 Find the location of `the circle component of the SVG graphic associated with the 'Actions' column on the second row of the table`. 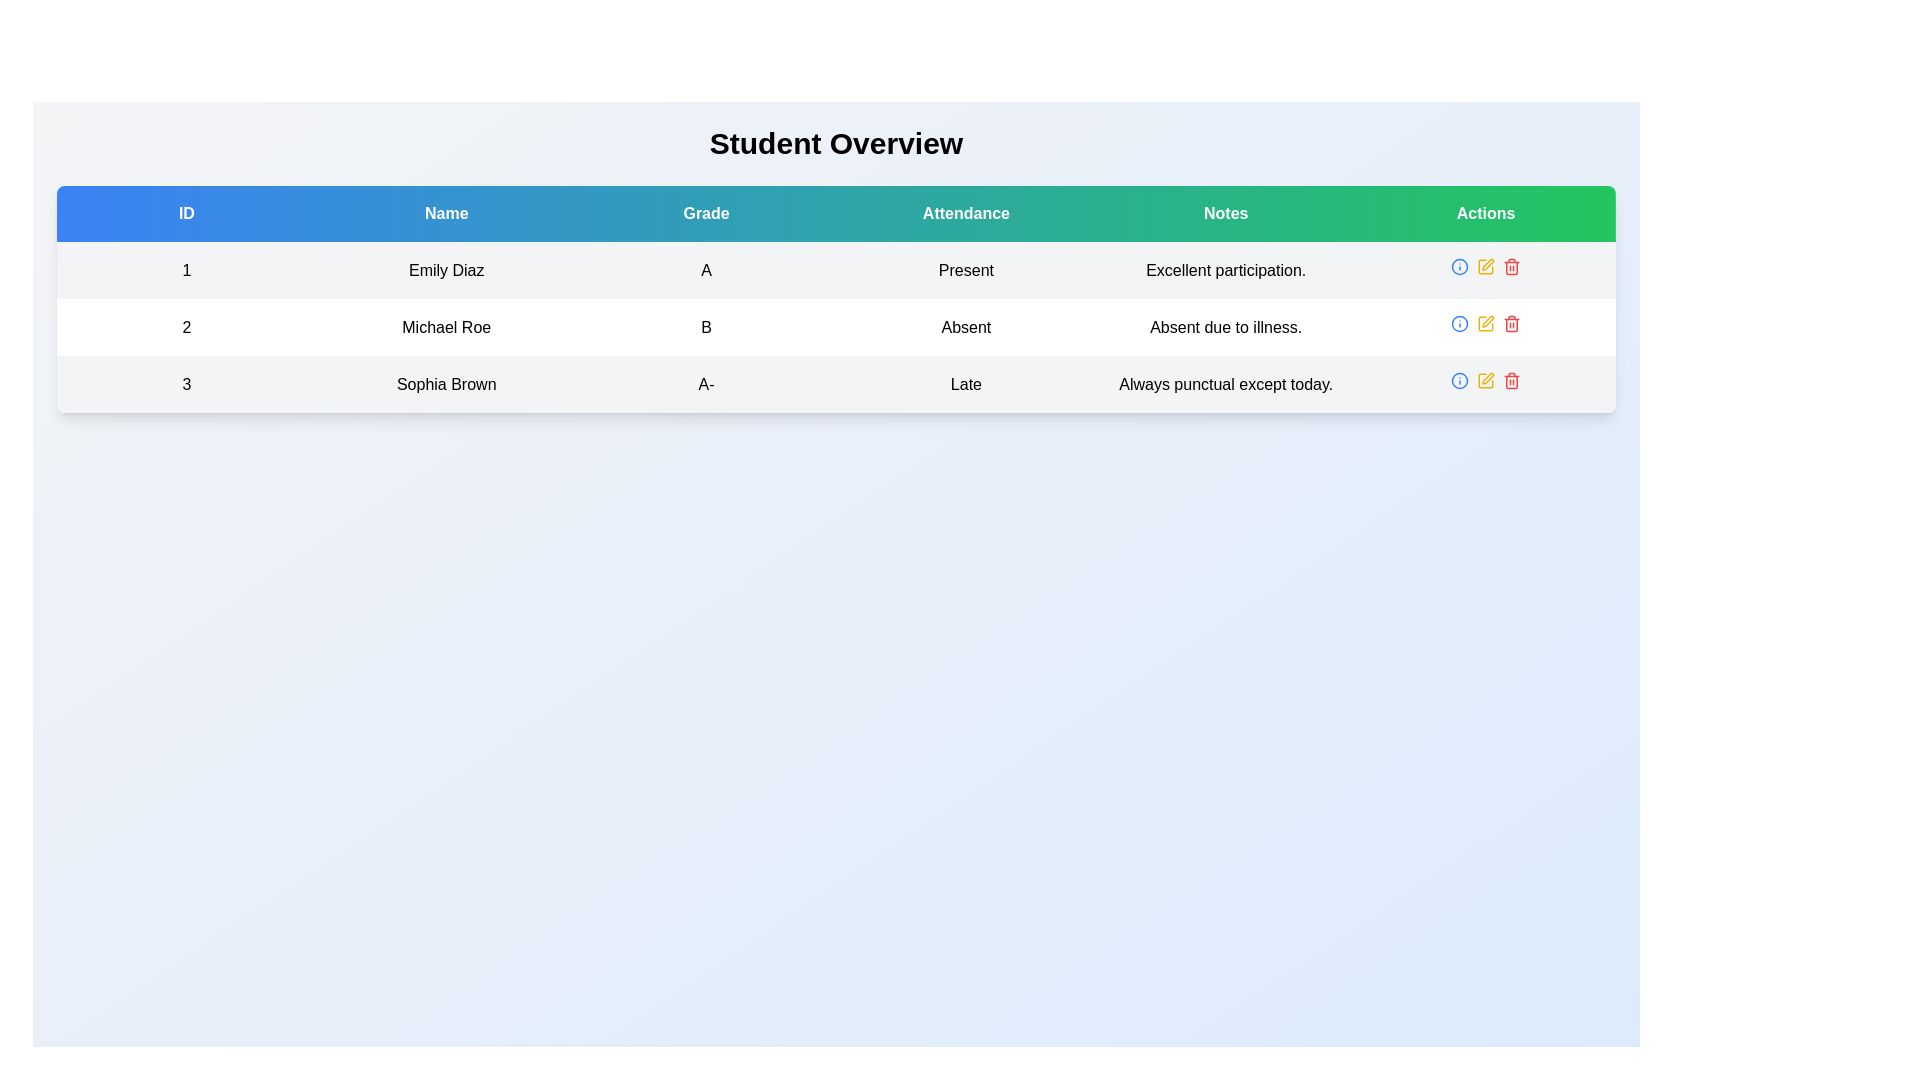

the circle component of the SVG graphic associated with the 'Actions' column on the second row of the table is located at coordinates (1459, 265).